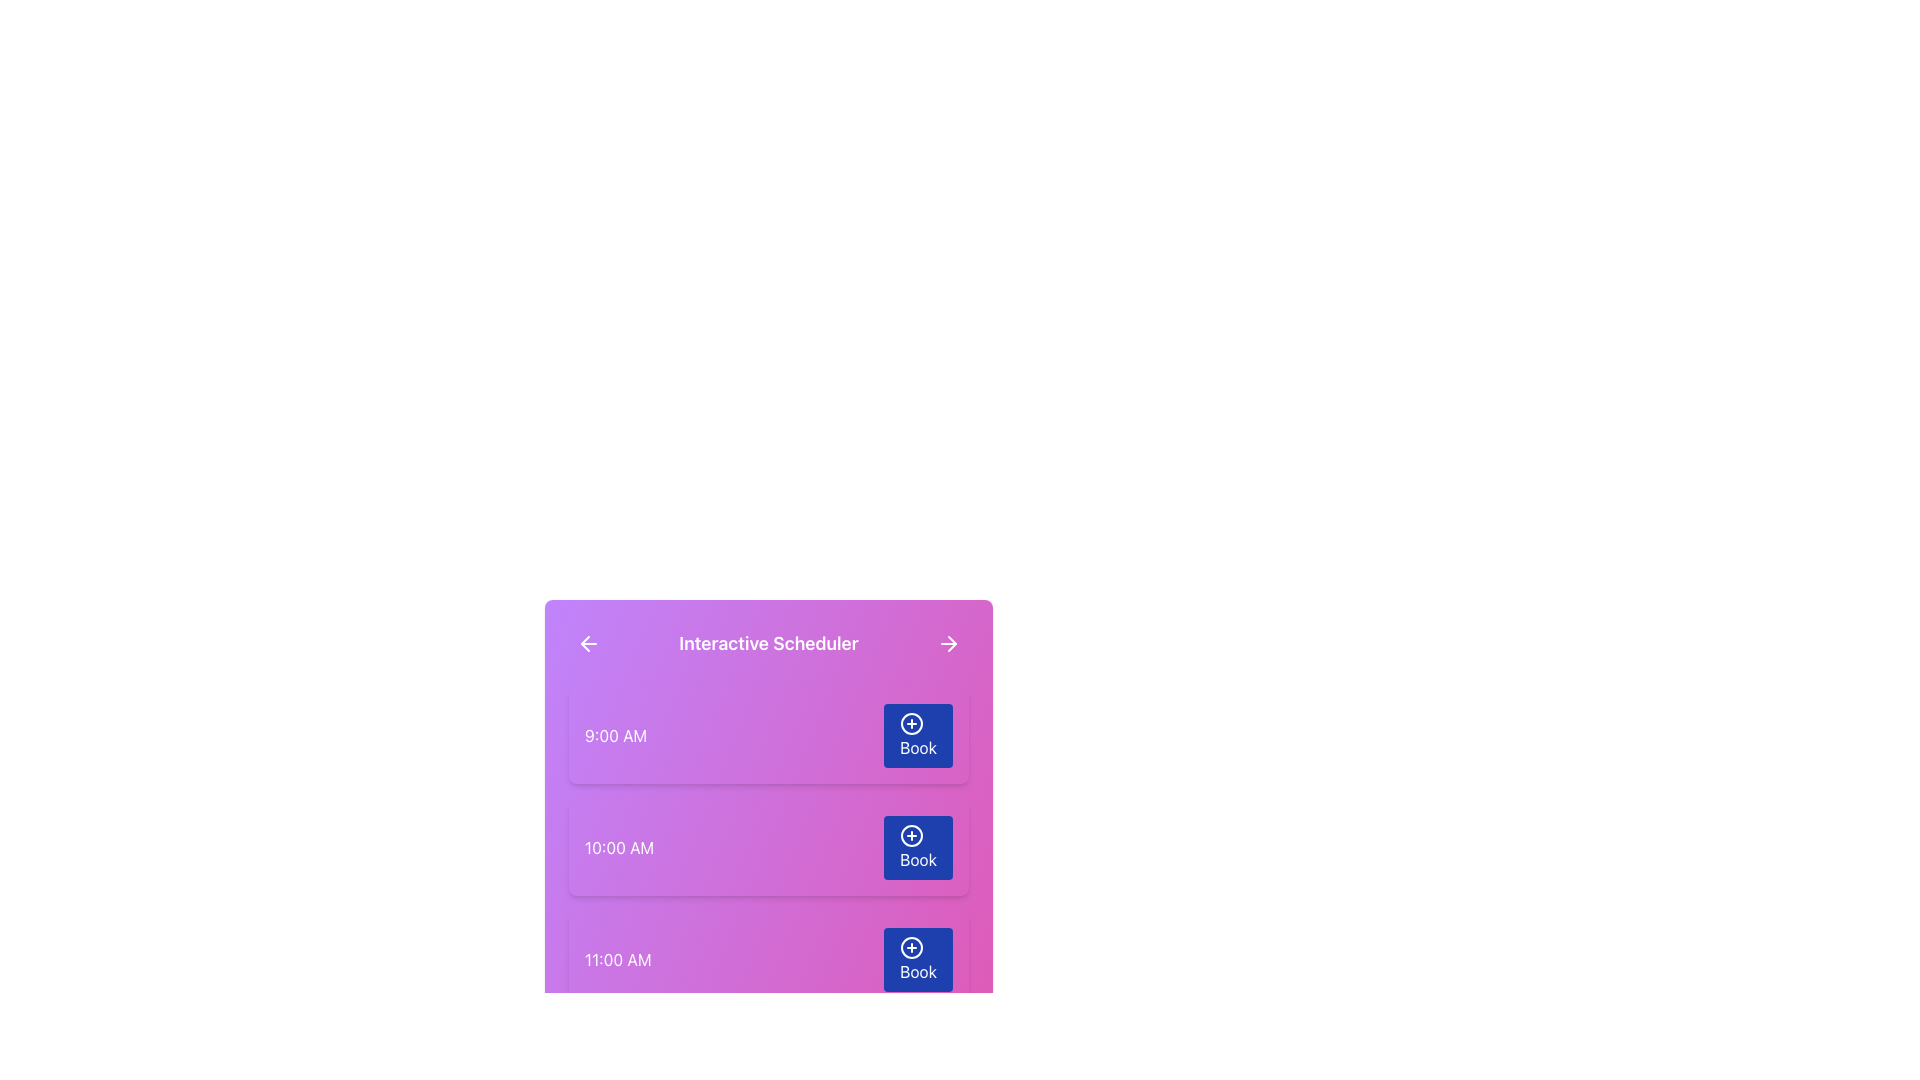 This screenshot has height=1080, width=1920. I want to click on the blue rectangular button with rounded corners labeled 'Book', located on the far right of the second row, to book the time slot, so click(916, 848).